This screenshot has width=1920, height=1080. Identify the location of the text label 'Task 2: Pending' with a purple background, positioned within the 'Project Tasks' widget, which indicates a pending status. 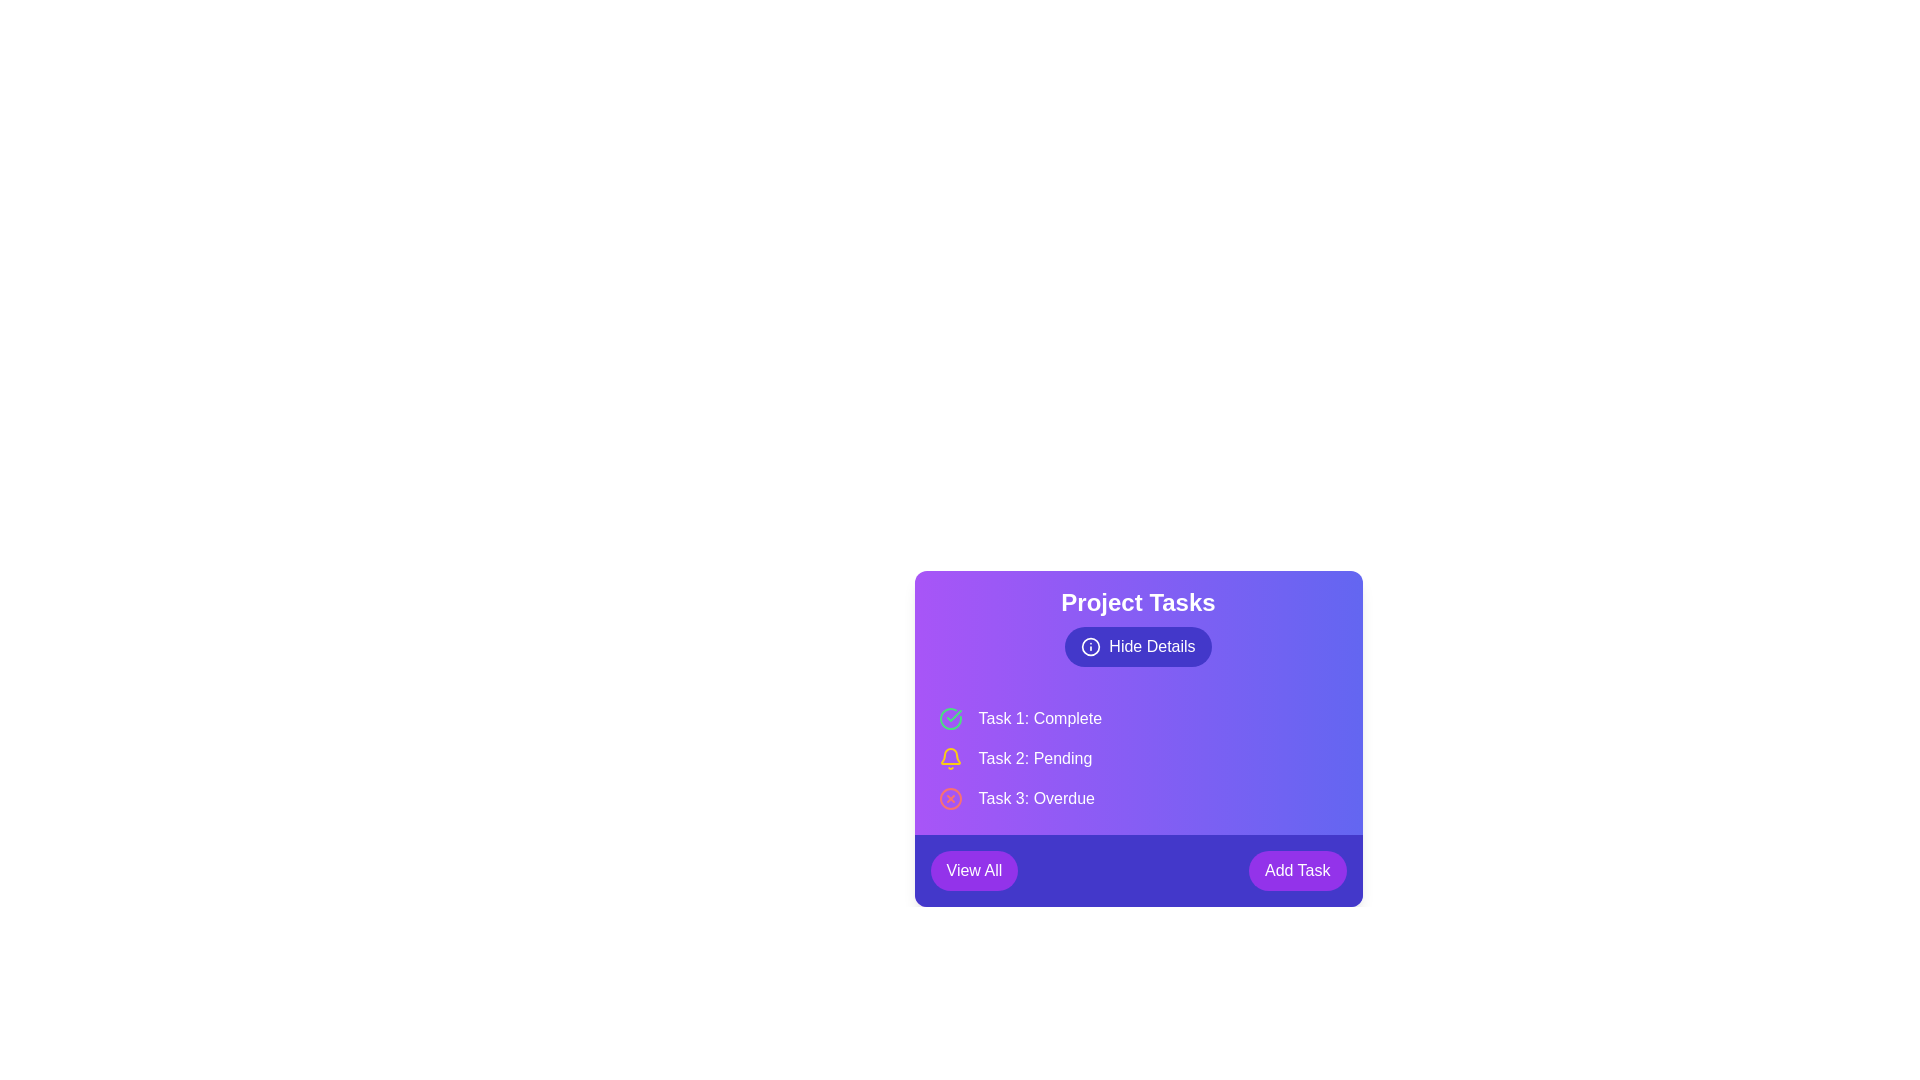
(1035, 759).